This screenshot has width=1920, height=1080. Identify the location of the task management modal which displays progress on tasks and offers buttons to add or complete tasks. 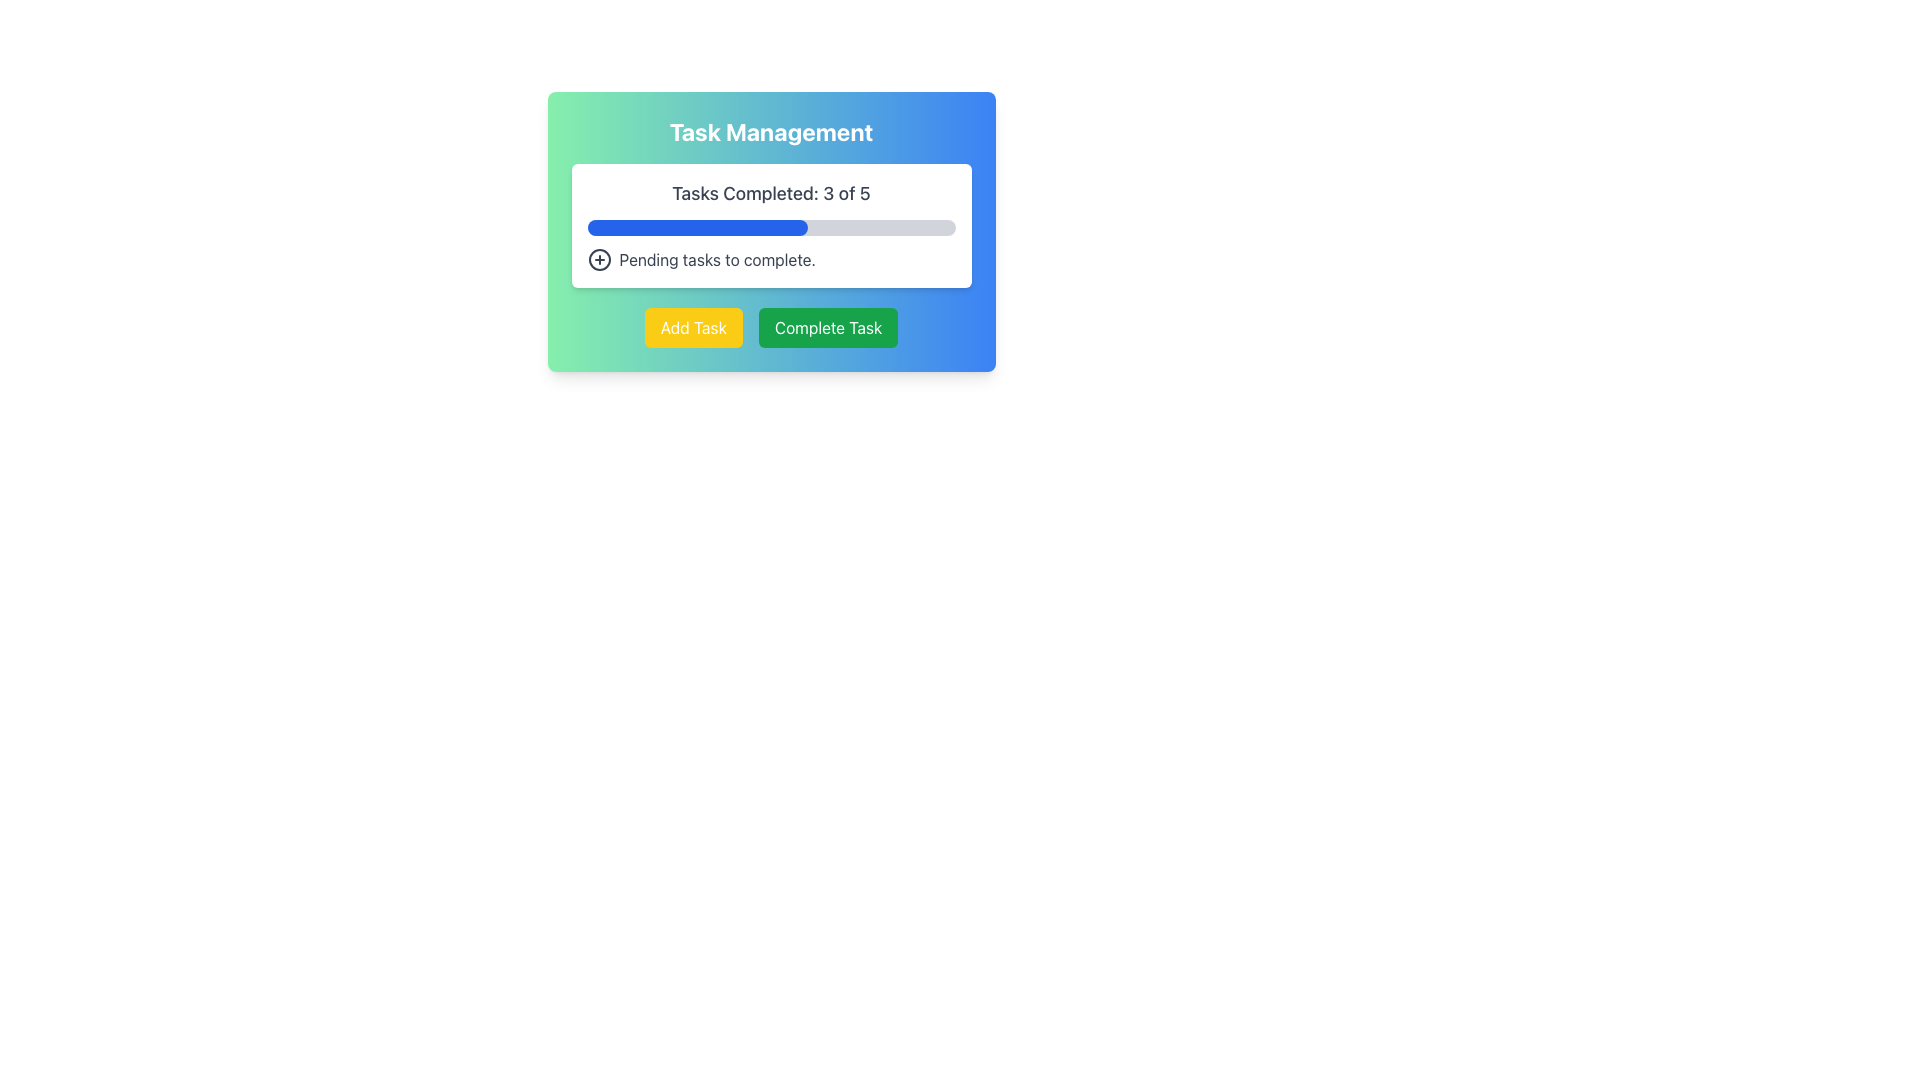
(770, 292).